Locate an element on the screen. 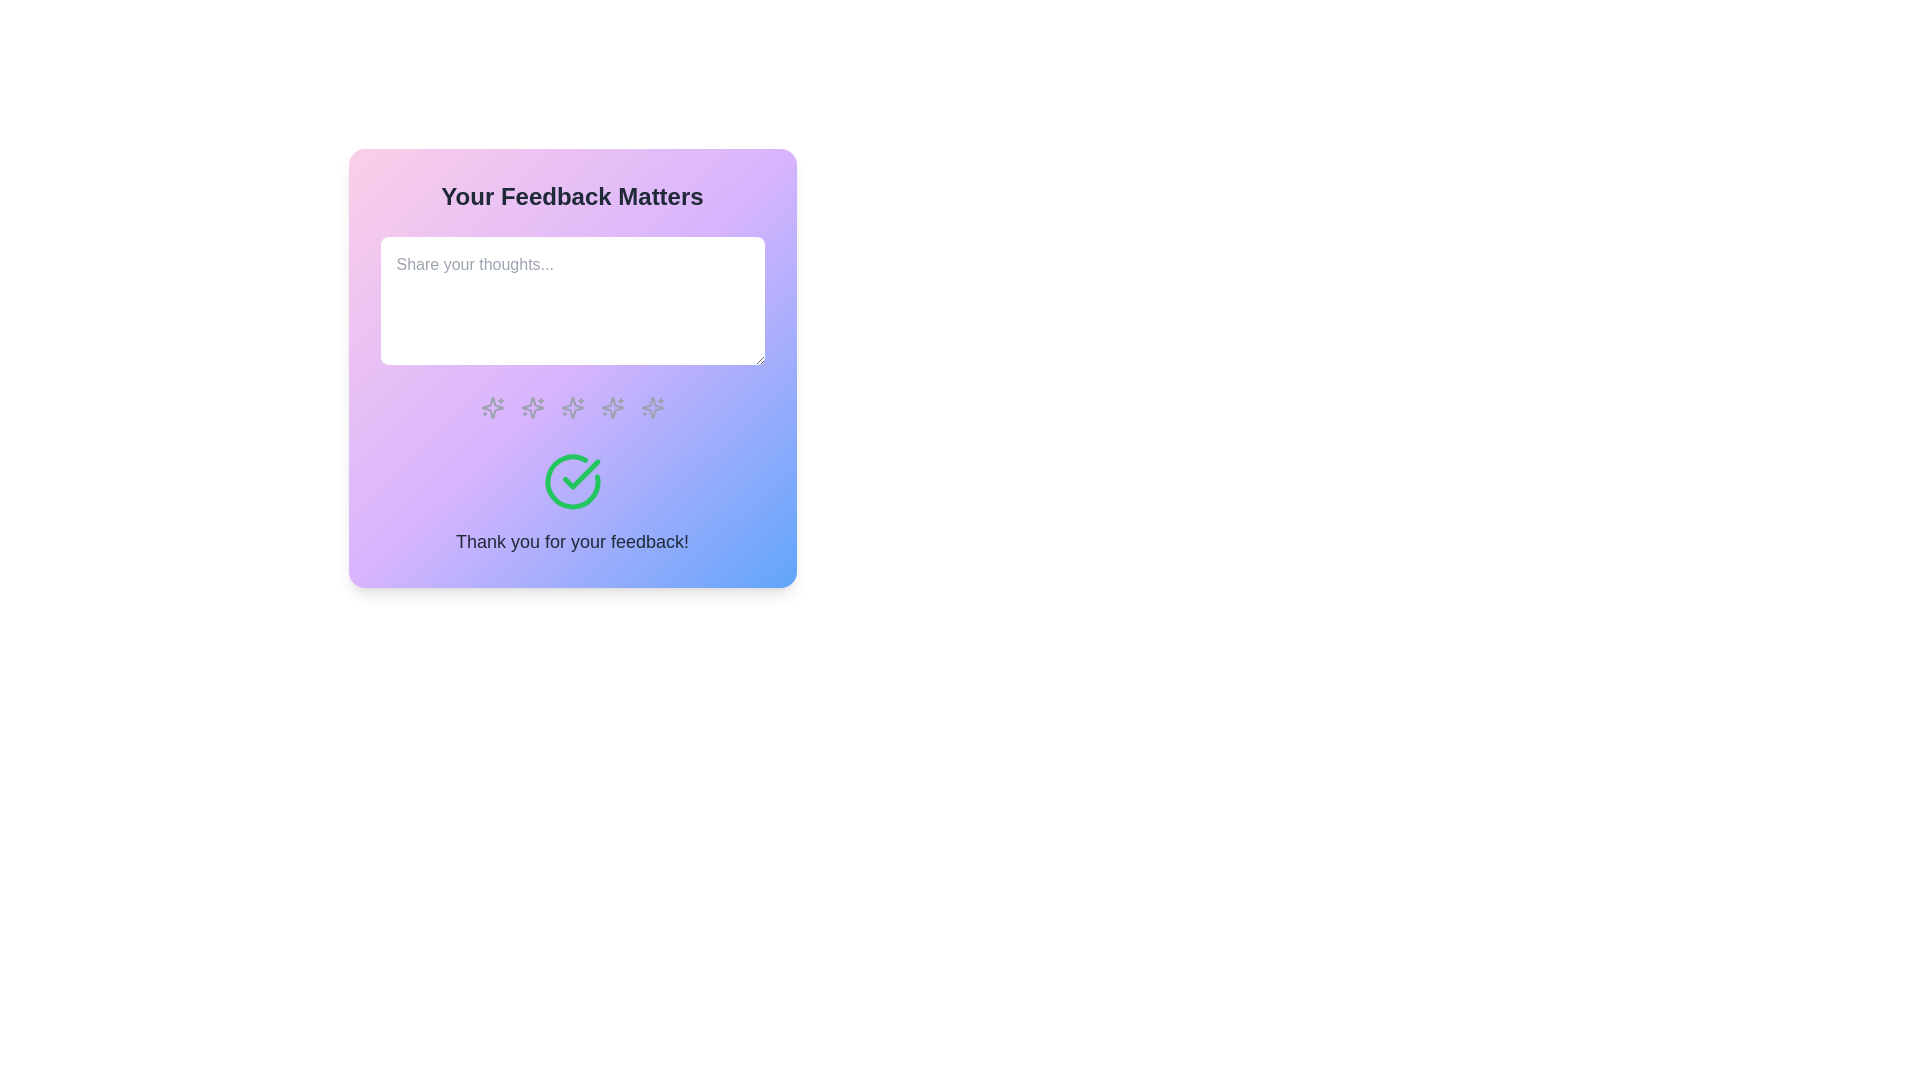 The image size is (1920, 1080). the third star icon in the interactive star-like rating system is located at coordinates (571, 407).